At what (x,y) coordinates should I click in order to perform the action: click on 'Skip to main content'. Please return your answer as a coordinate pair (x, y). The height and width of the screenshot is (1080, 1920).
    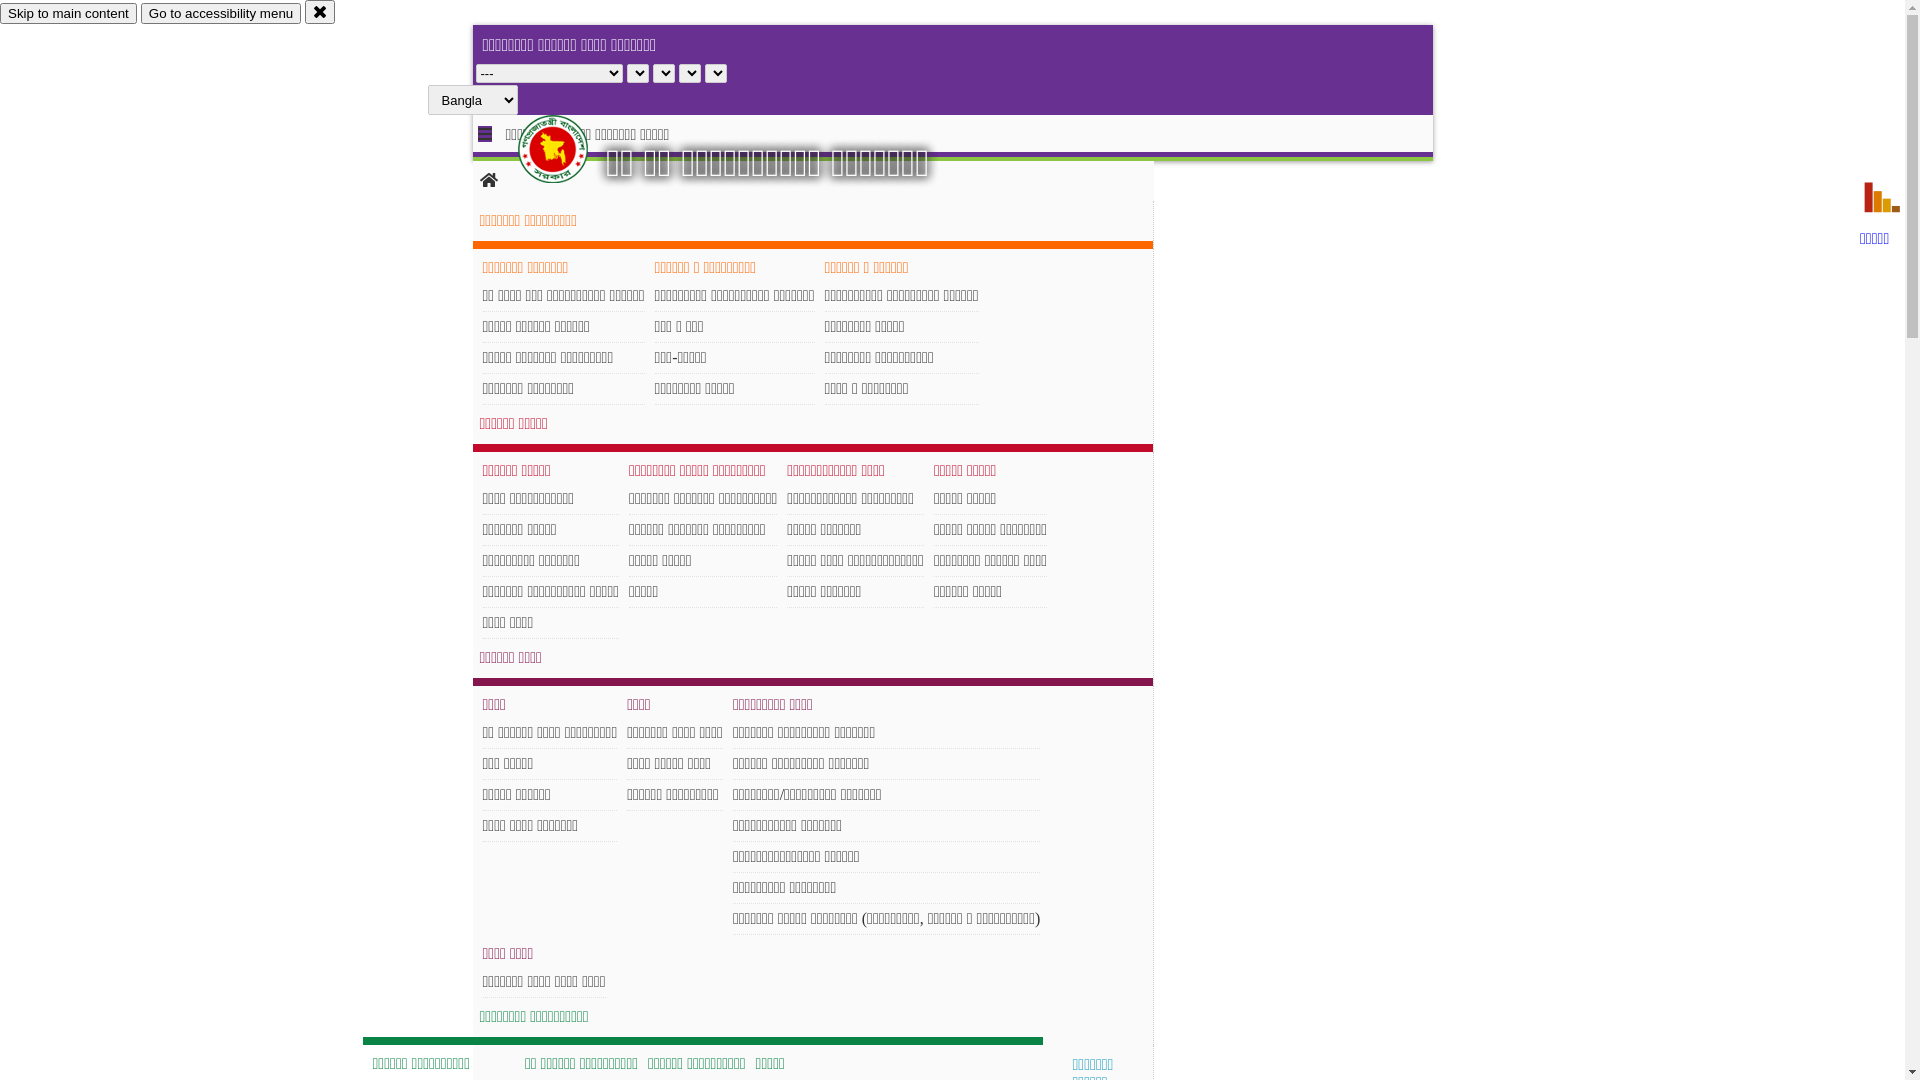
    Looking at the image, I should click on (68, 13).